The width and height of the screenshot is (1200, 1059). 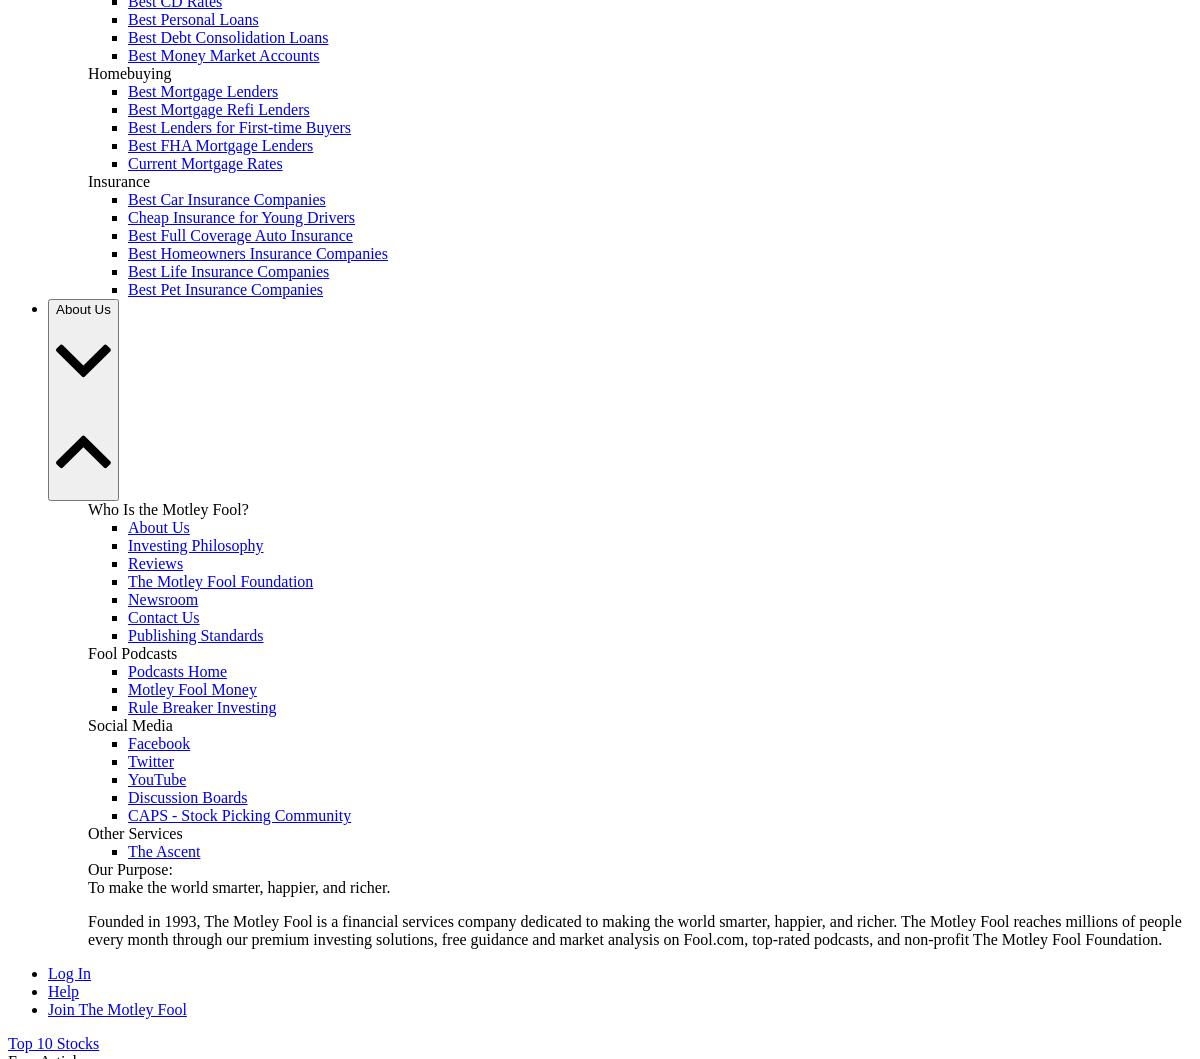 I want to click on 'YouTube', so click(x=155, y=778).